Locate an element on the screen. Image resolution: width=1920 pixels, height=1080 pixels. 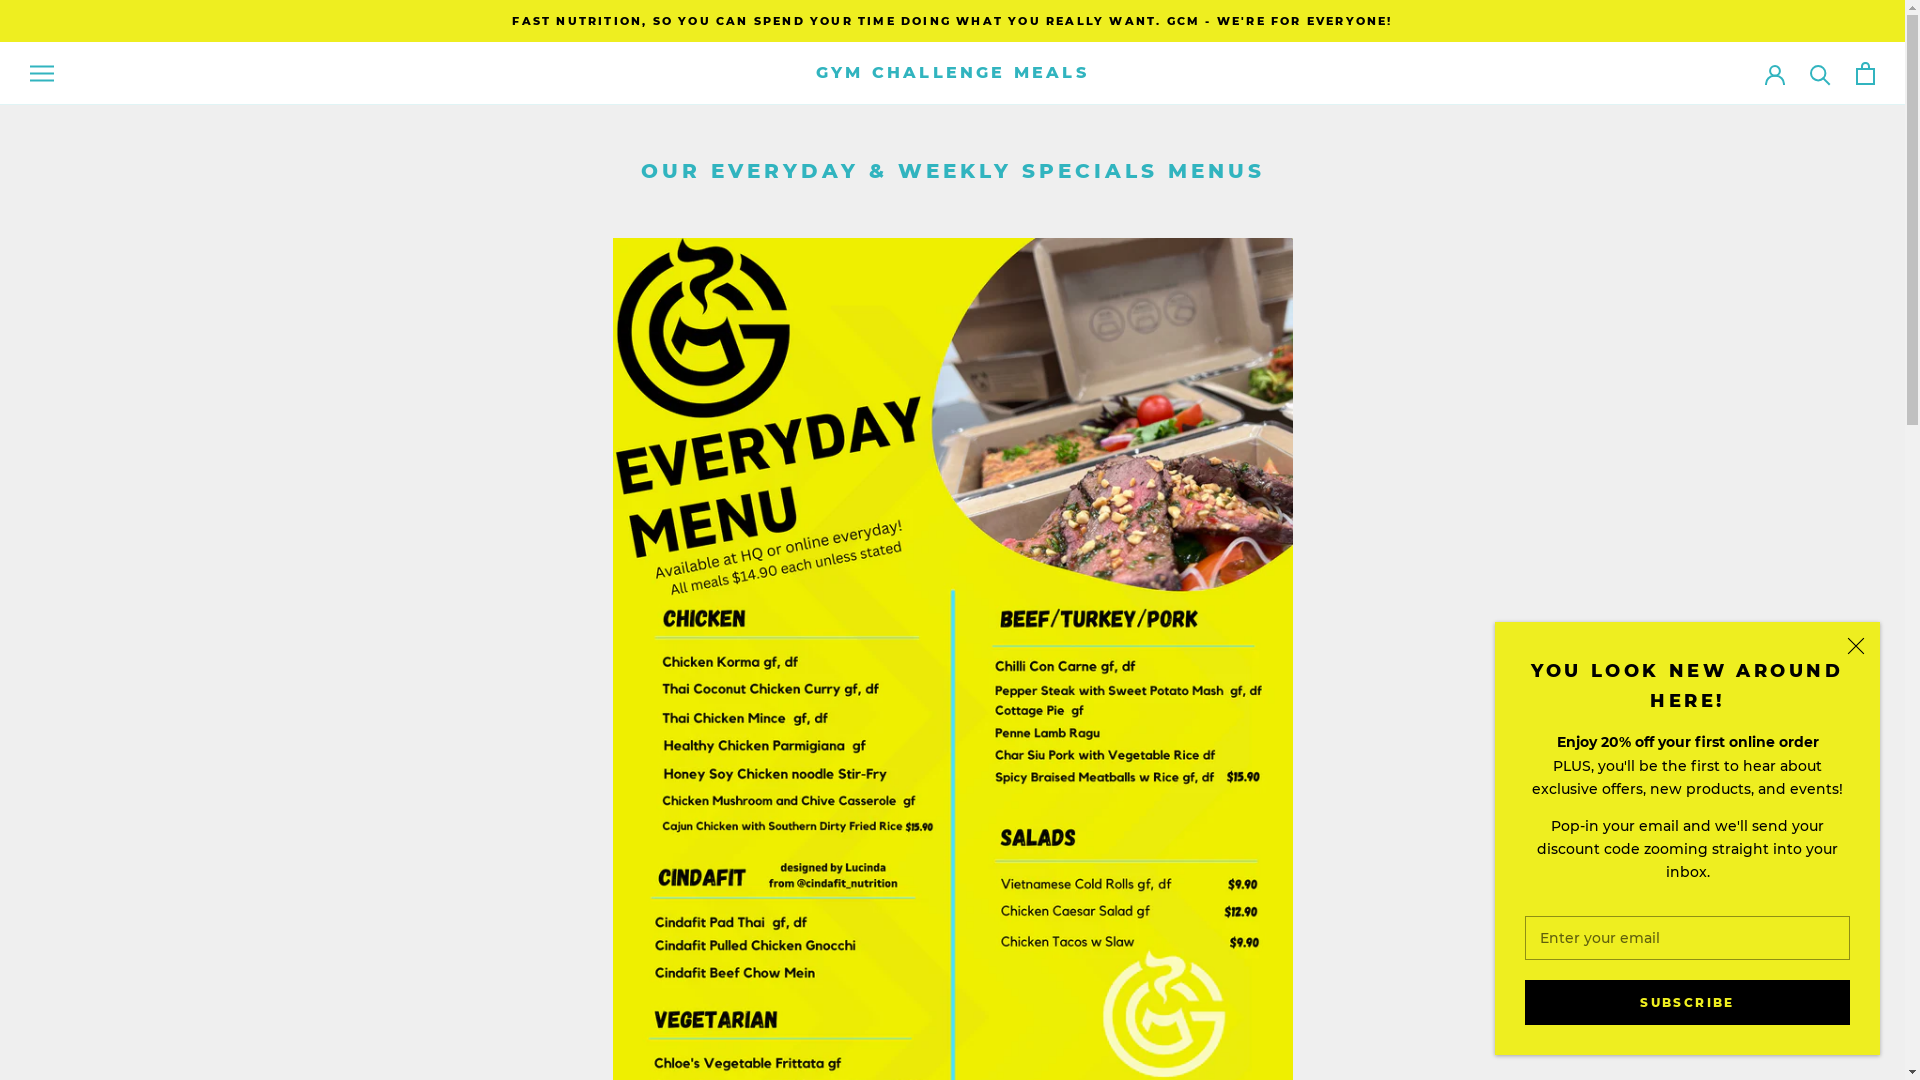
'SUBSCRIBE' is located at coordinates (1686, 1002).